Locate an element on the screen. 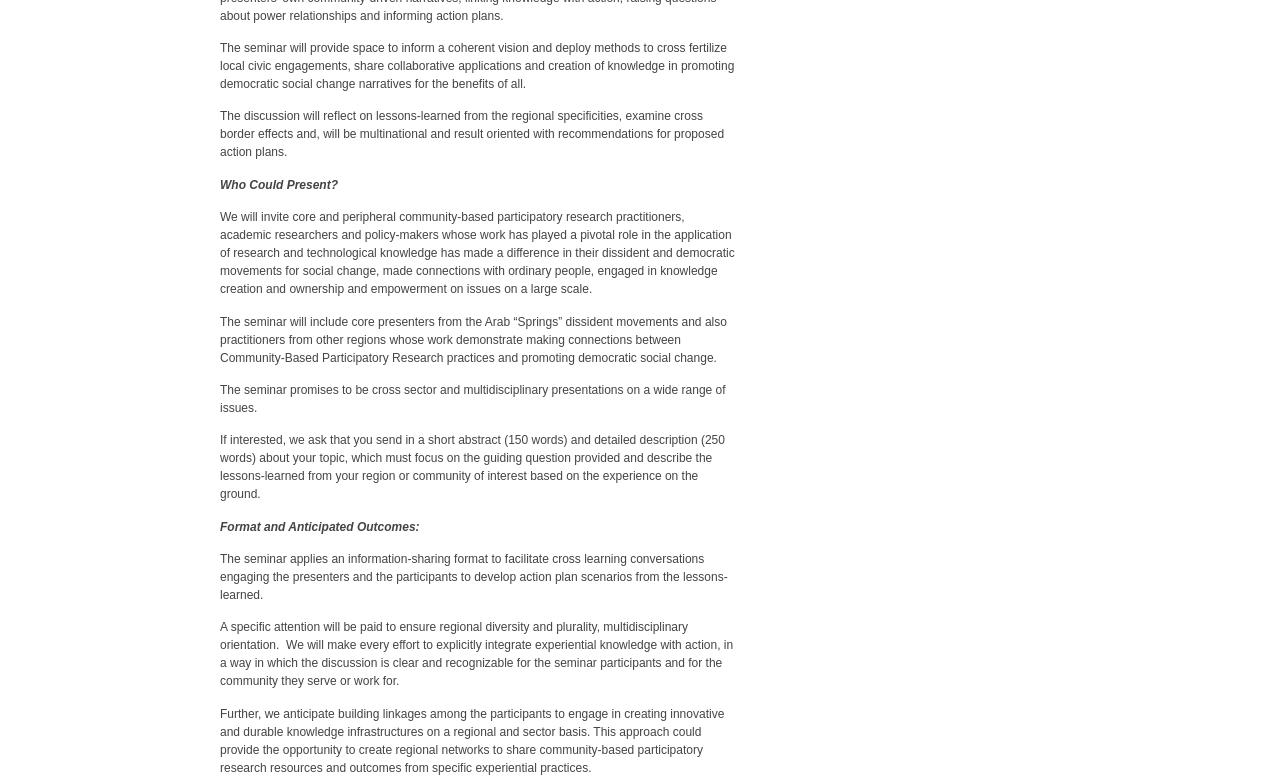 This screenshot has height=778, width=1280. 'The seminar will include core presenters from the Arab “Springs” dissident movements and also practitioners from other regions whose work demonstrate making connections between Community-Based Participatory Research practices and promoting democratic social change.' is located at coordinates (471, 337).